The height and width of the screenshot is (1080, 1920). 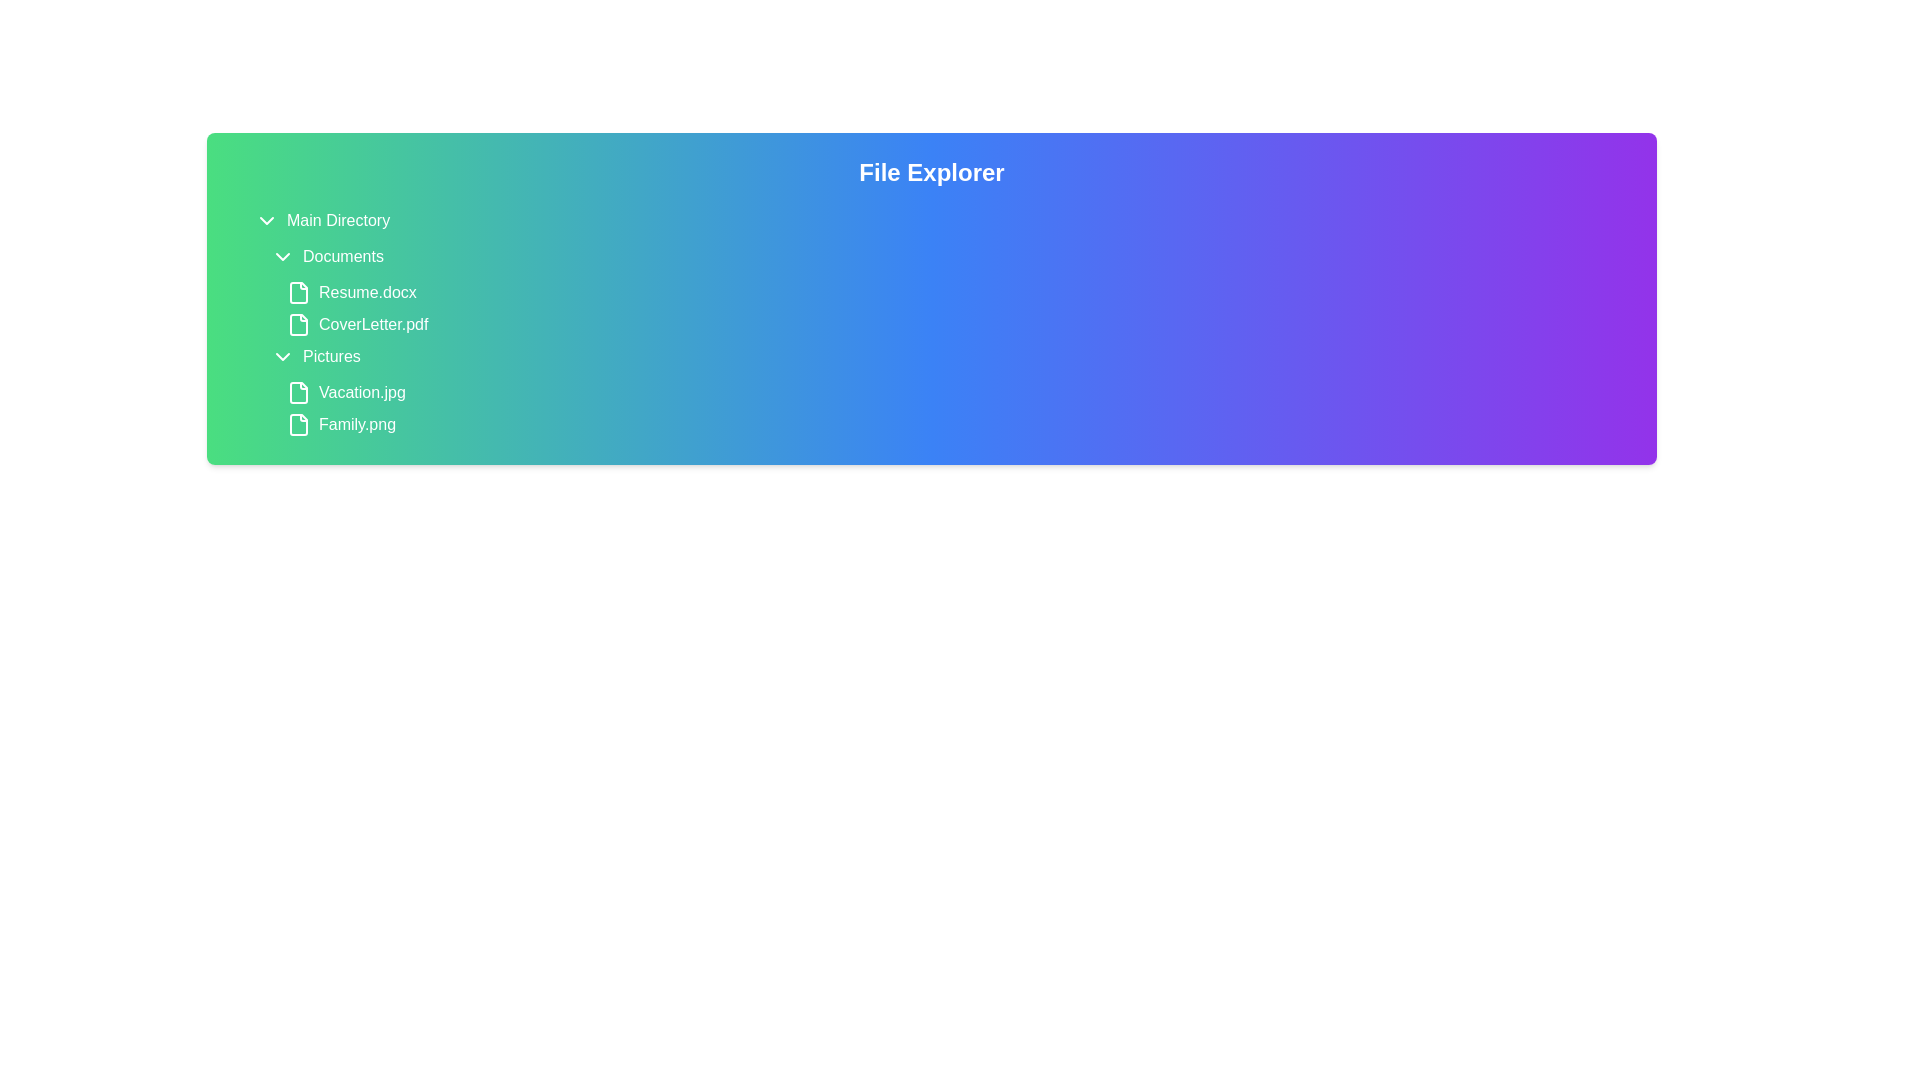 What do you see at coordinates (362, 393) in the screenshot?
I see `the text label displaying the filename 'Vacation.jpg' to display the filename tooltip` at bounding box center [362, 393].